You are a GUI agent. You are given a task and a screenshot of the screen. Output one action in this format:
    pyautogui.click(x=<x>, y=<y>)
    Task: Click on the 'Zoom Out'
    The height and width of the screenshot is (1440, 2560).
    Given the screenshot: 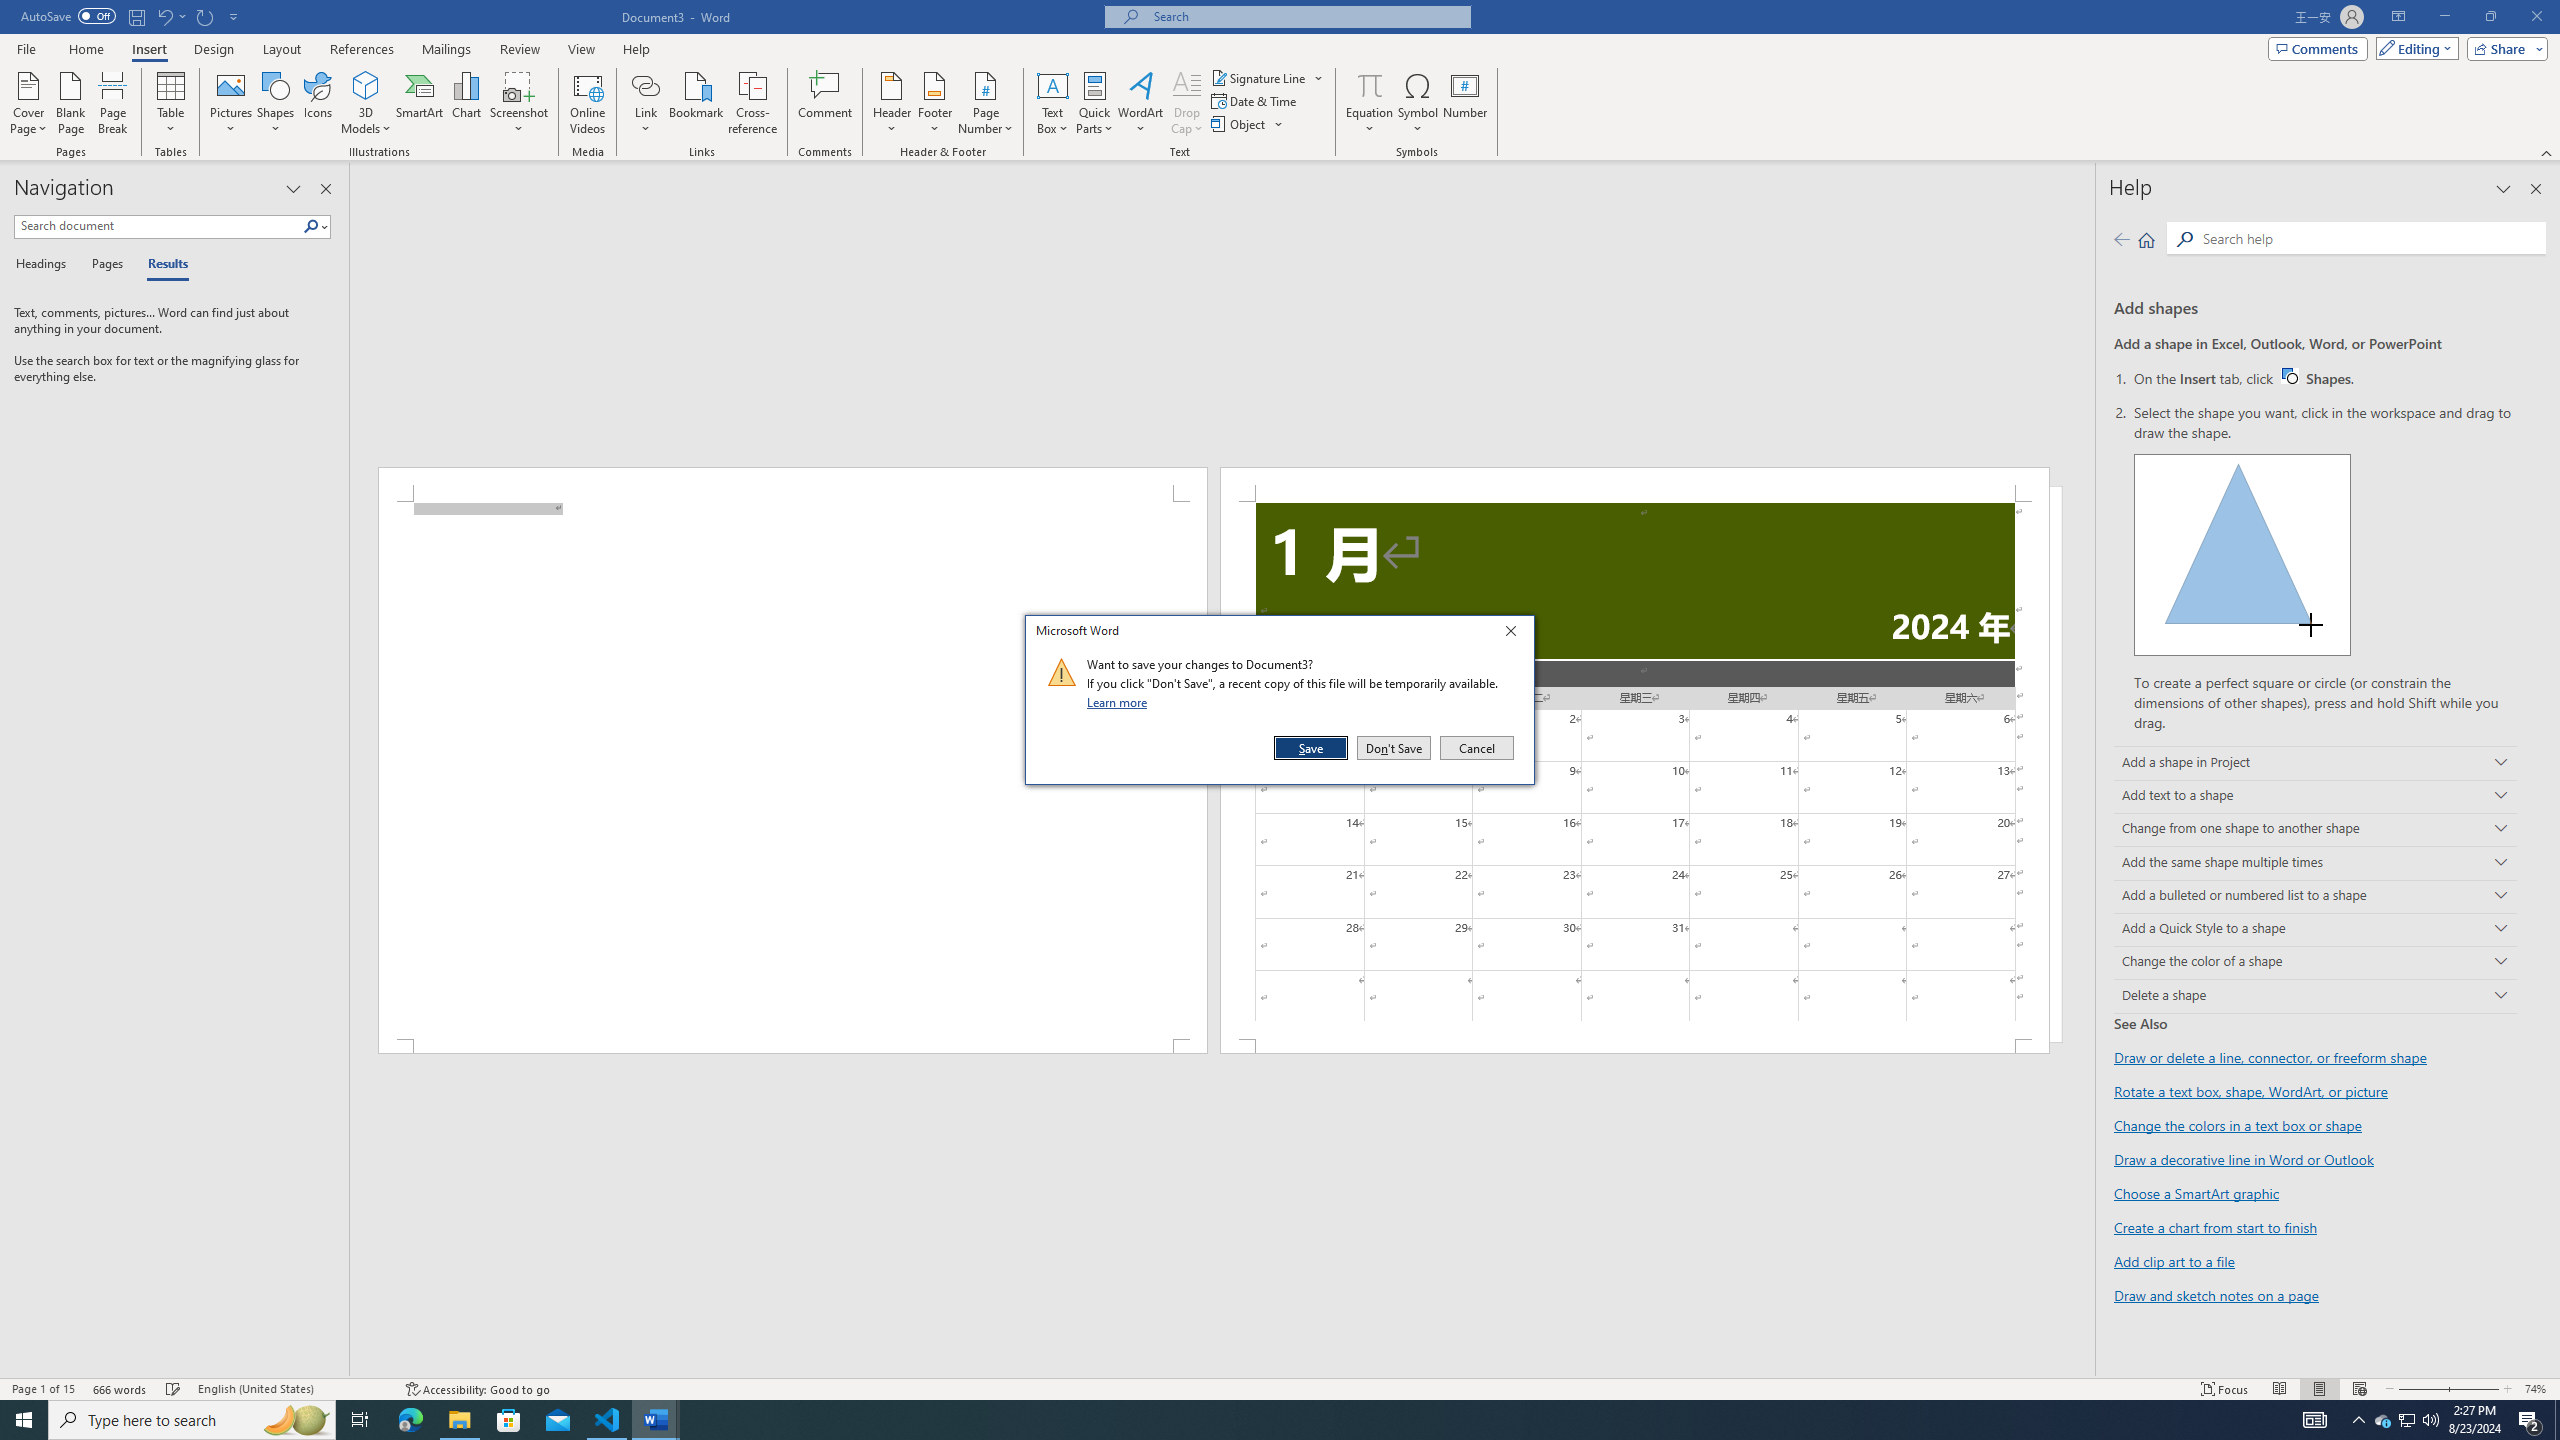 What is the action you would take?
    pyautogui.click(x=2414, y=1389)
    